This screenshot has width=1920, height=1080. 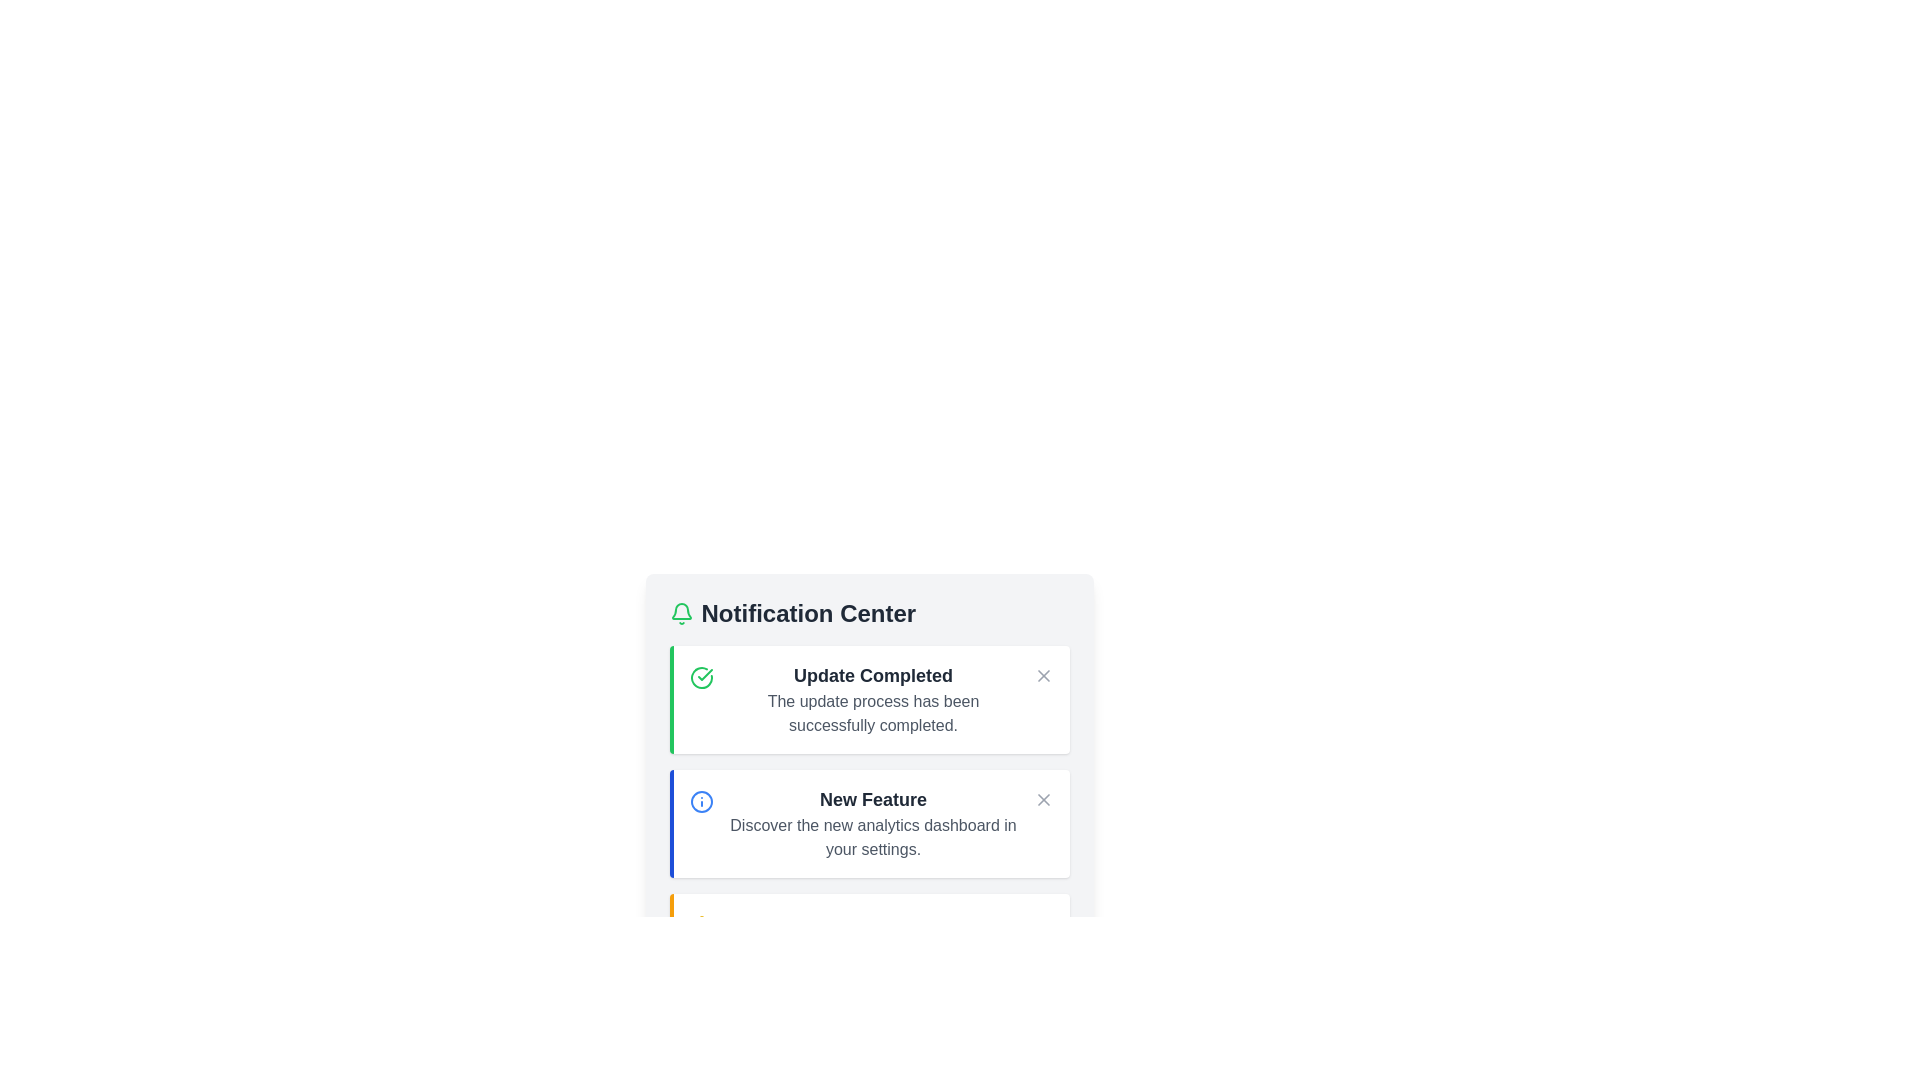 What do you see at coordinates (873, 712) in the screenshot?
I see `the static text label that provides feedback about the completion of the update process, located beneath the 'Update Completed' heading in the 'Notification Center'` at bounding box center [873, 712].